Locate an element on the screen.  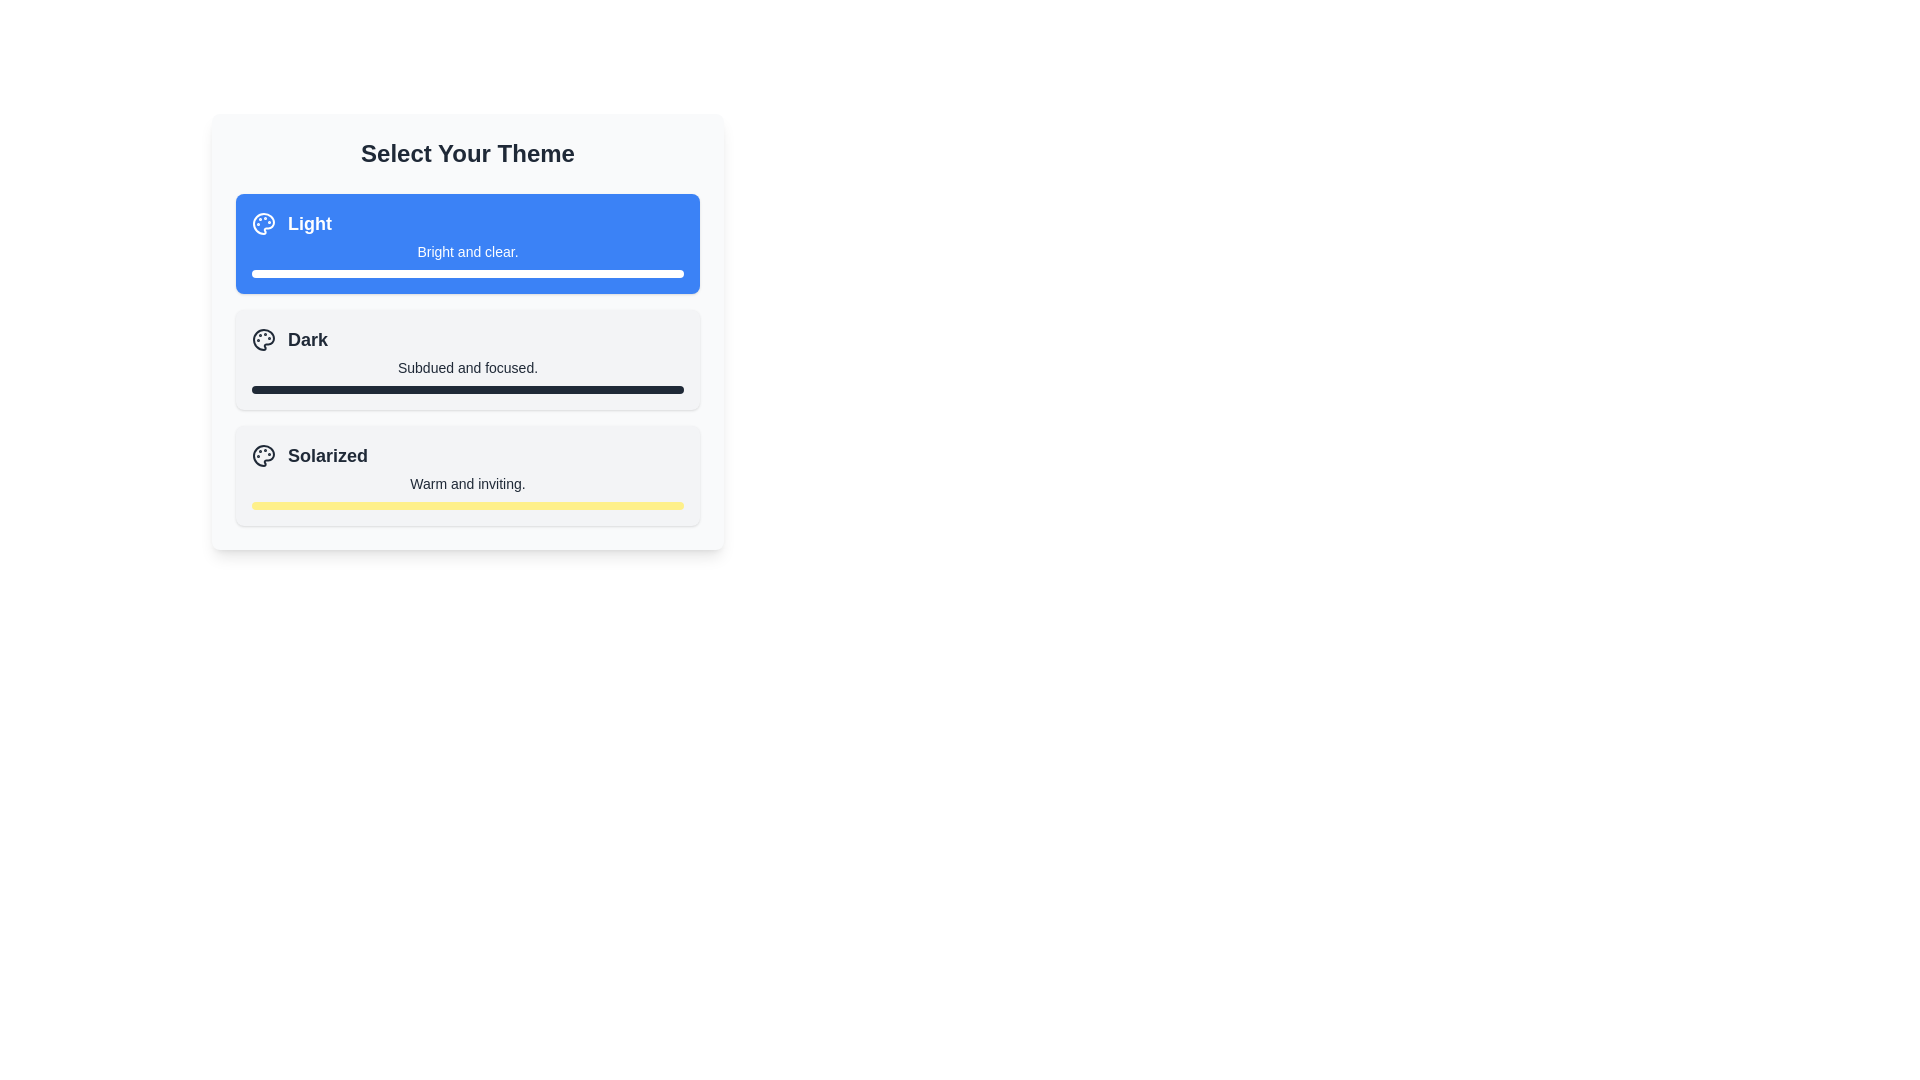
the SVG icon shaped like a painter's palette located to the left of the text 'Dark' in the second option of the theme selection list is located at coordinates (263, 338).